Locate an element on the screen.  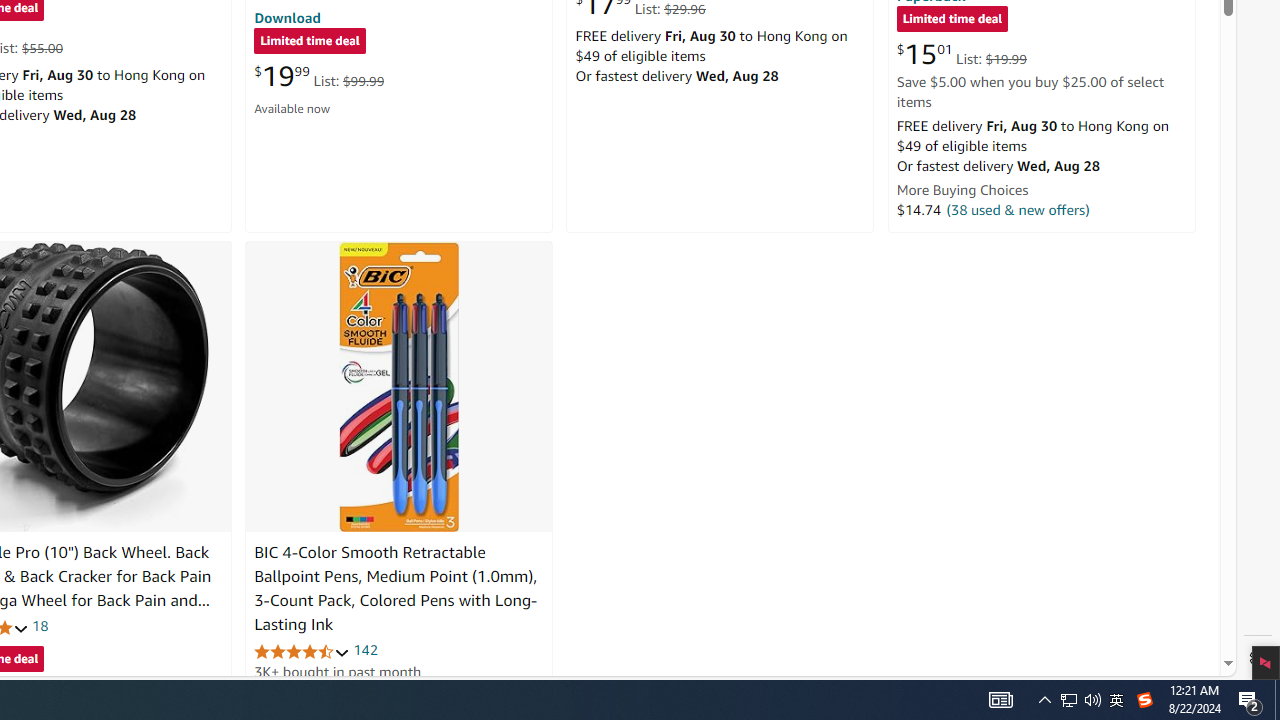
'(38 used & new offers)' is located at coordinates (1018, 209).